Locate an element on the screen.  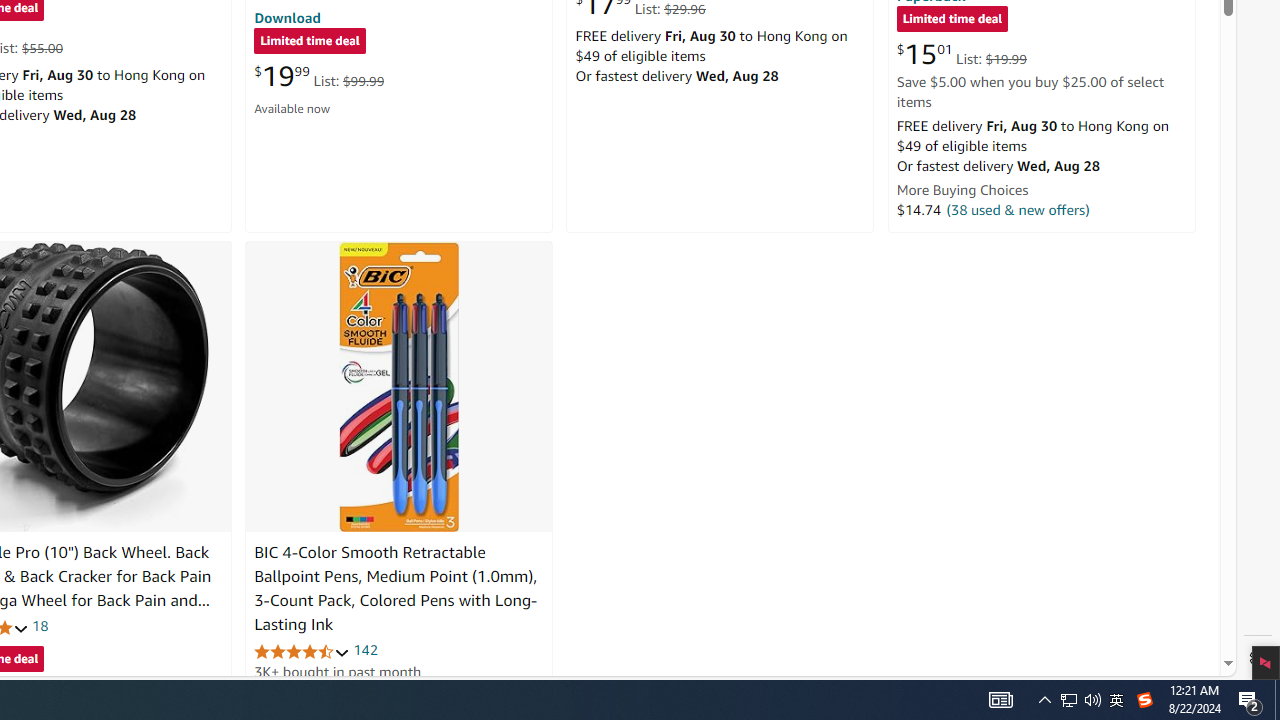
'(38 used & new offers)' is located at coordinates (1018, 209).